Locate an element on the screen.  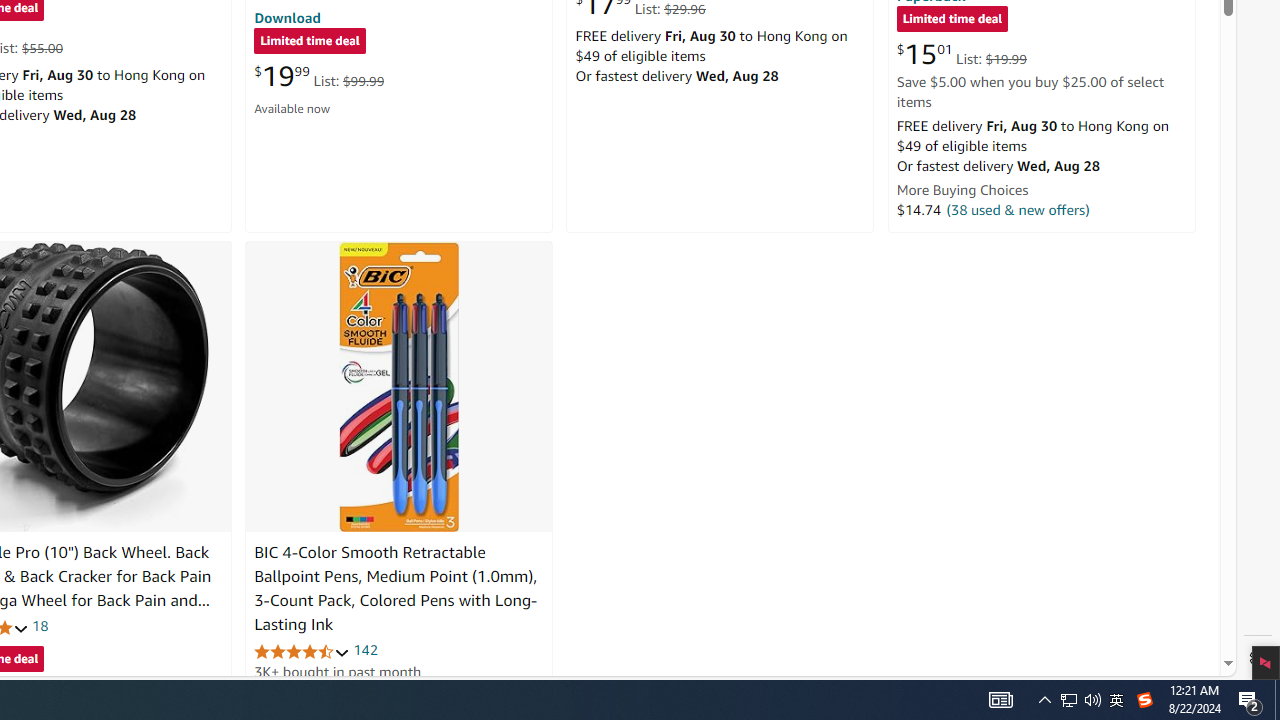
'(38 used & new offers)' is located at coordinates (1018, 209).